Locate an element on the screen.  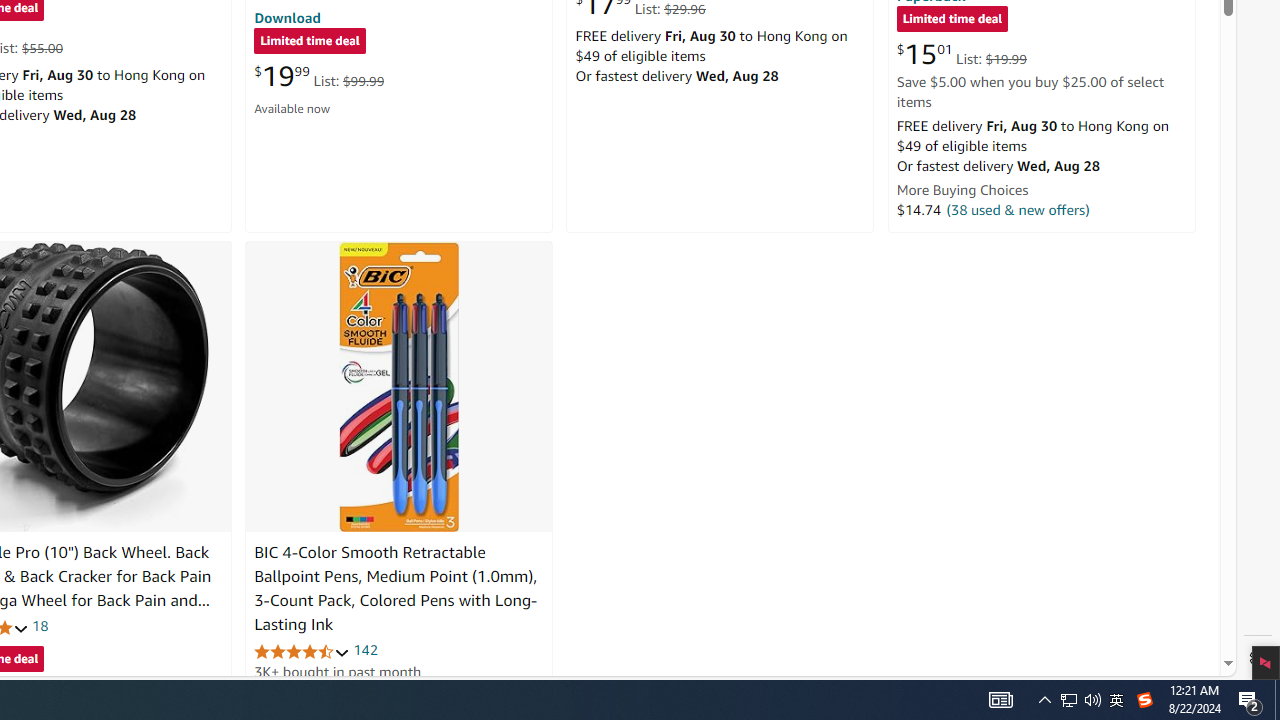
'(38 used & new offers)' is located at coordinates (1018, 209).